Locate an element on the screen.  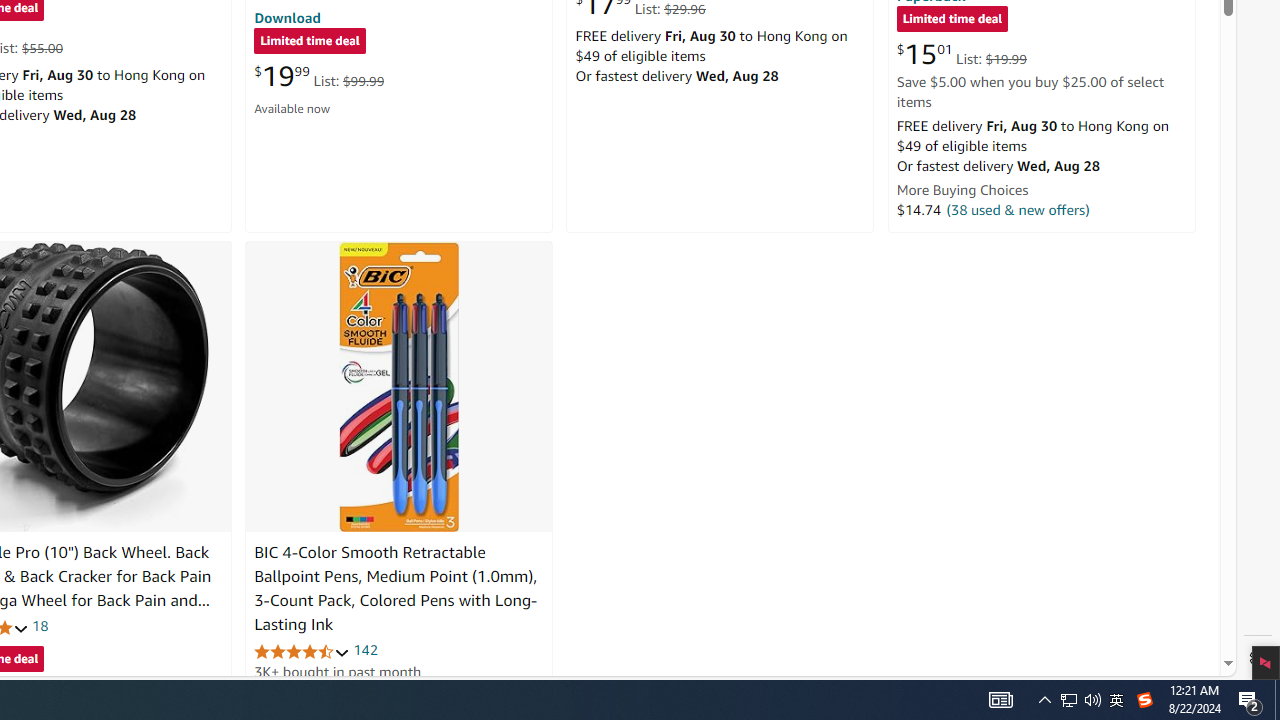
'(38 used & new offers)' is located at coordinates (1018, 209).